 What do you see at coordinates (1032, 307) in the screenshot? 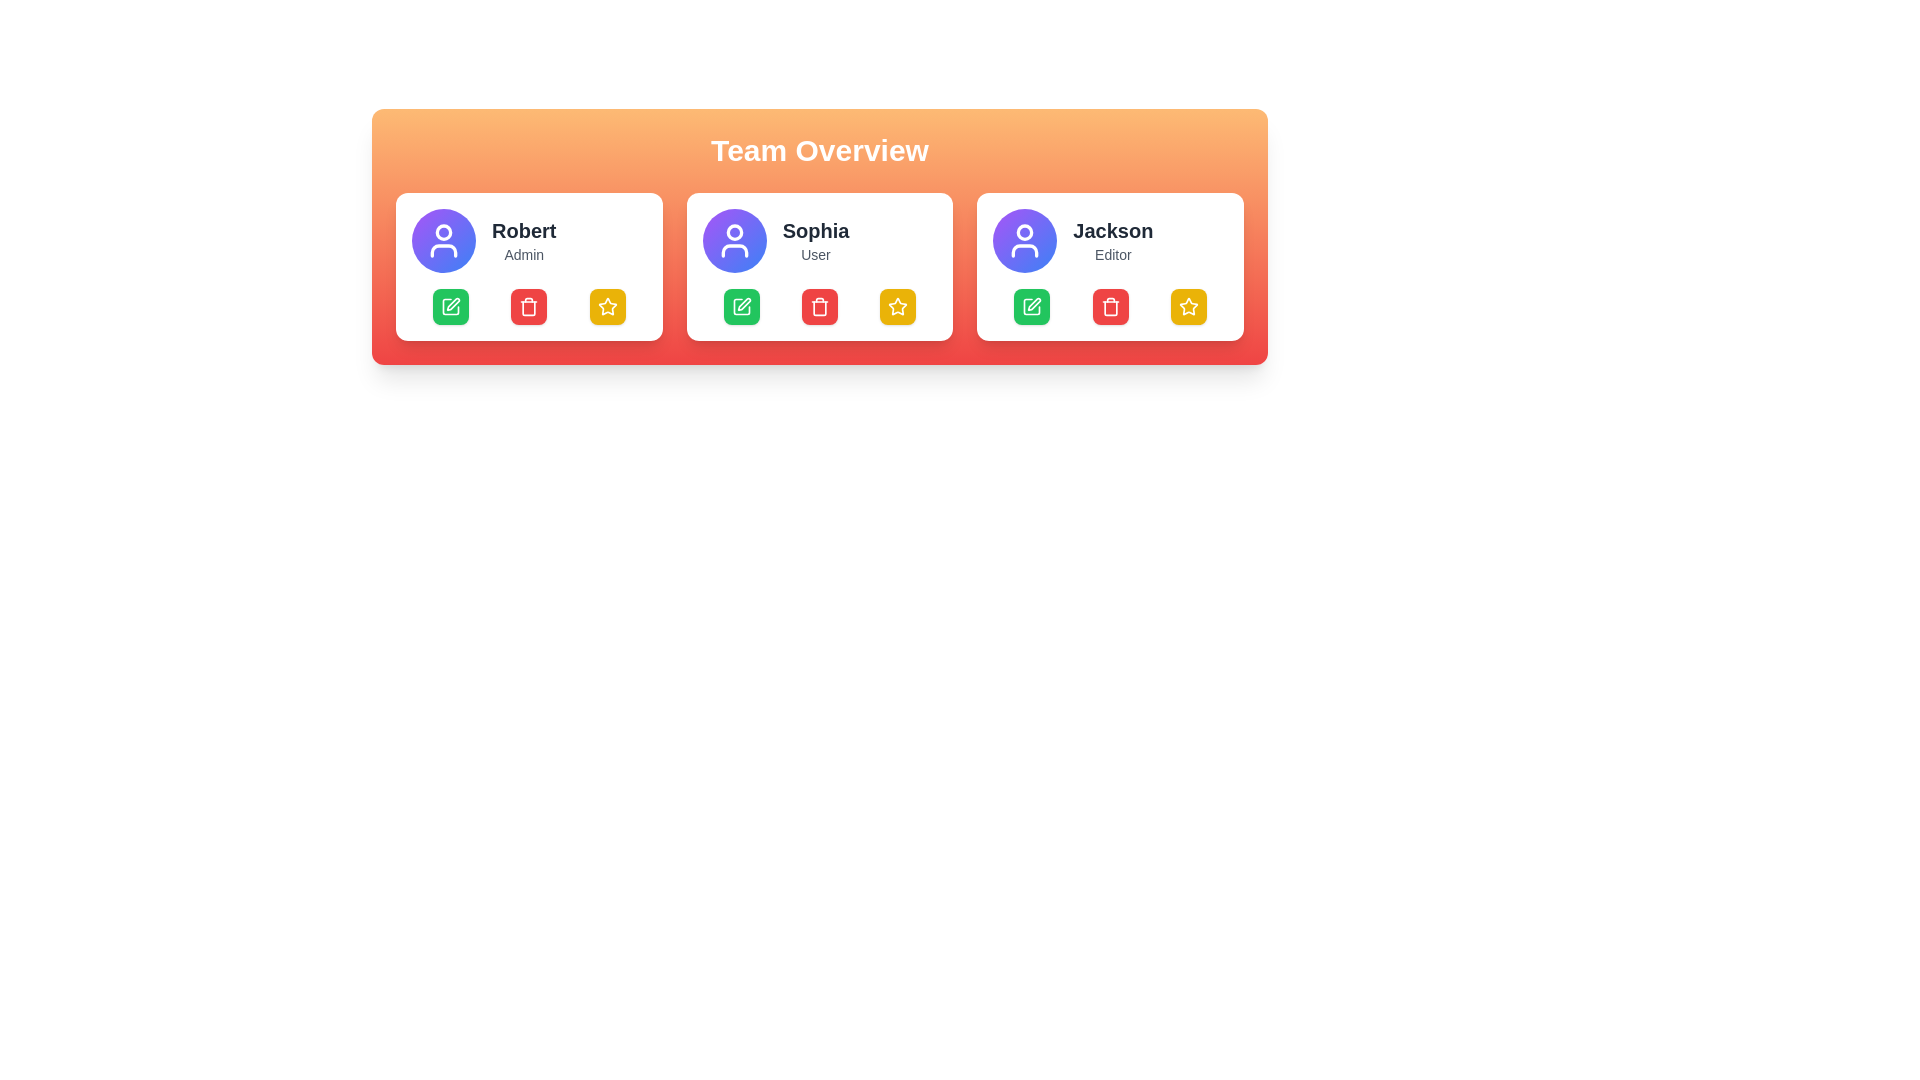
I see `the green button with a white pen icon located at the lower section of the third card associated with user 'Jackson' to observe its color change` at bounding box center [1032, 307].